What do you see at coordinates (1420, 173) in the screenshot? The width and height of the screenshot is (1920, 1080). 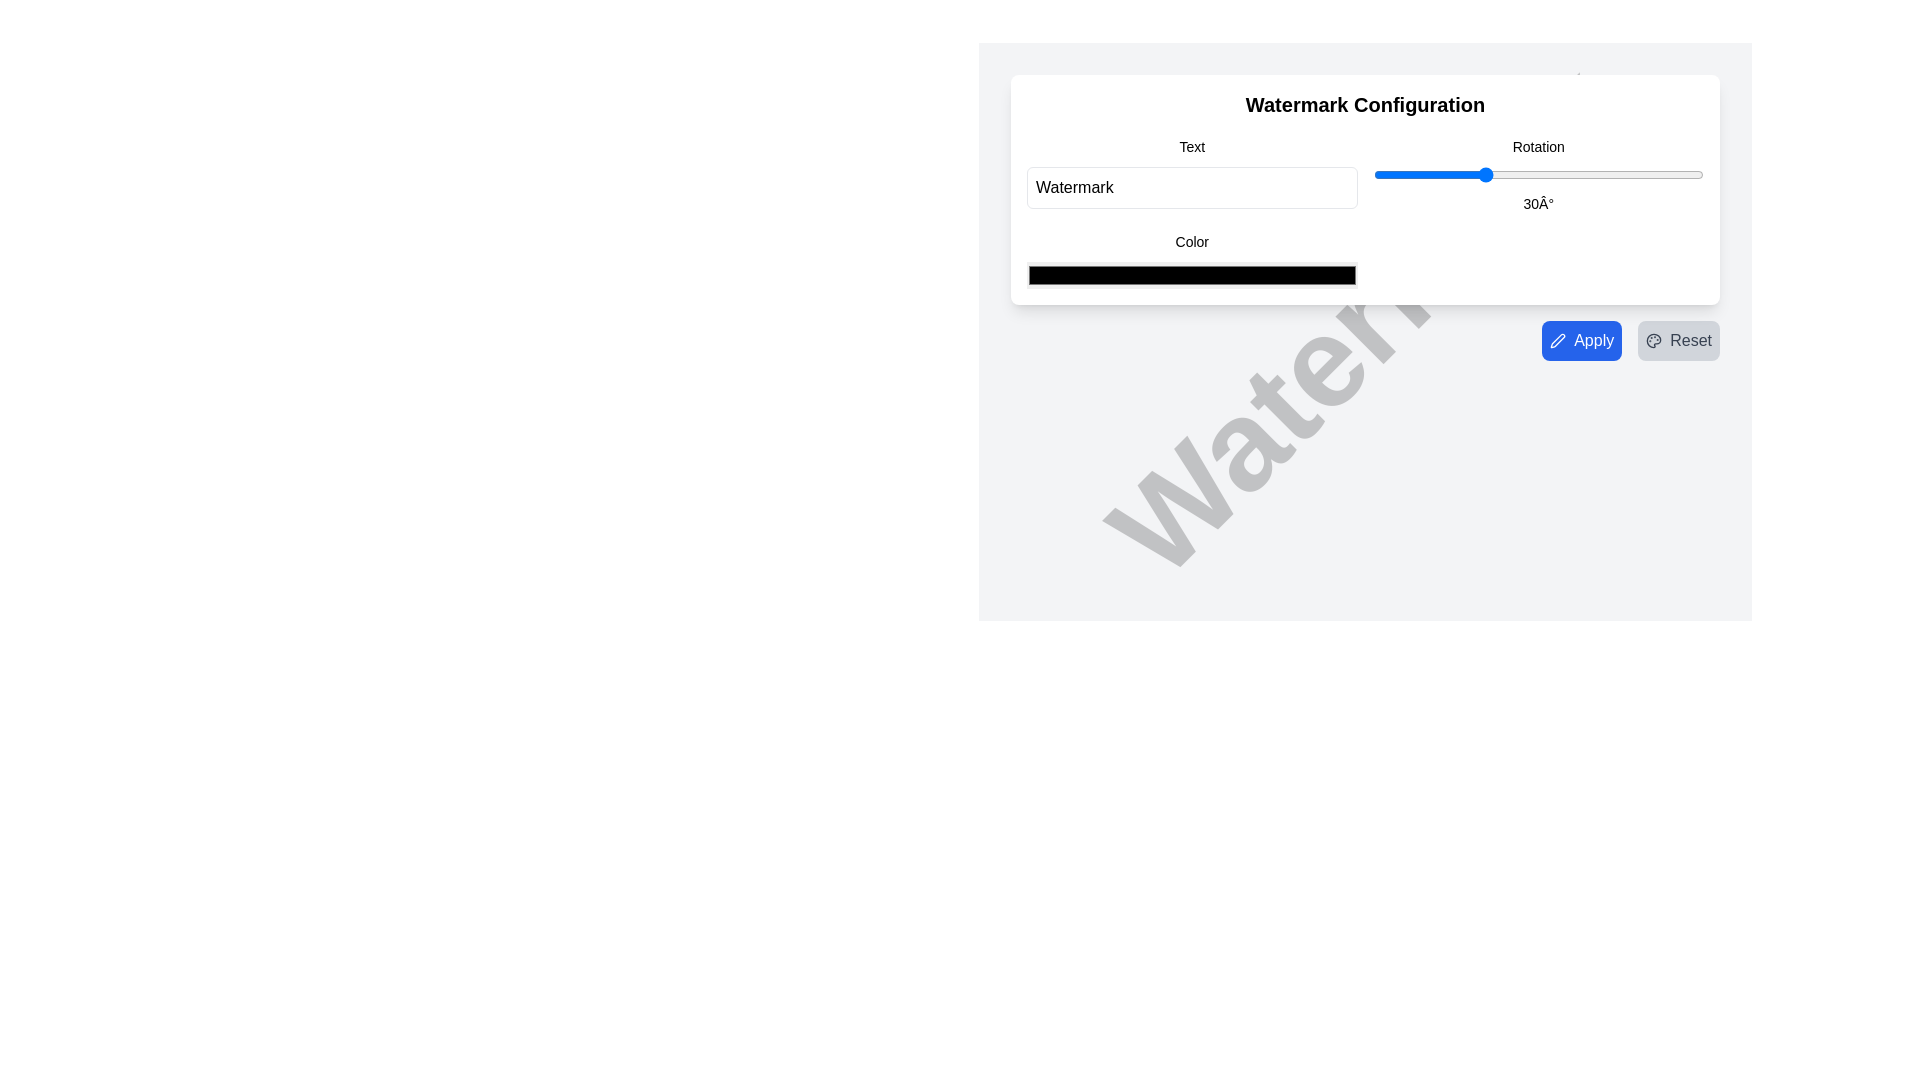 I see `rotation` at bounding box center [1420, 173].